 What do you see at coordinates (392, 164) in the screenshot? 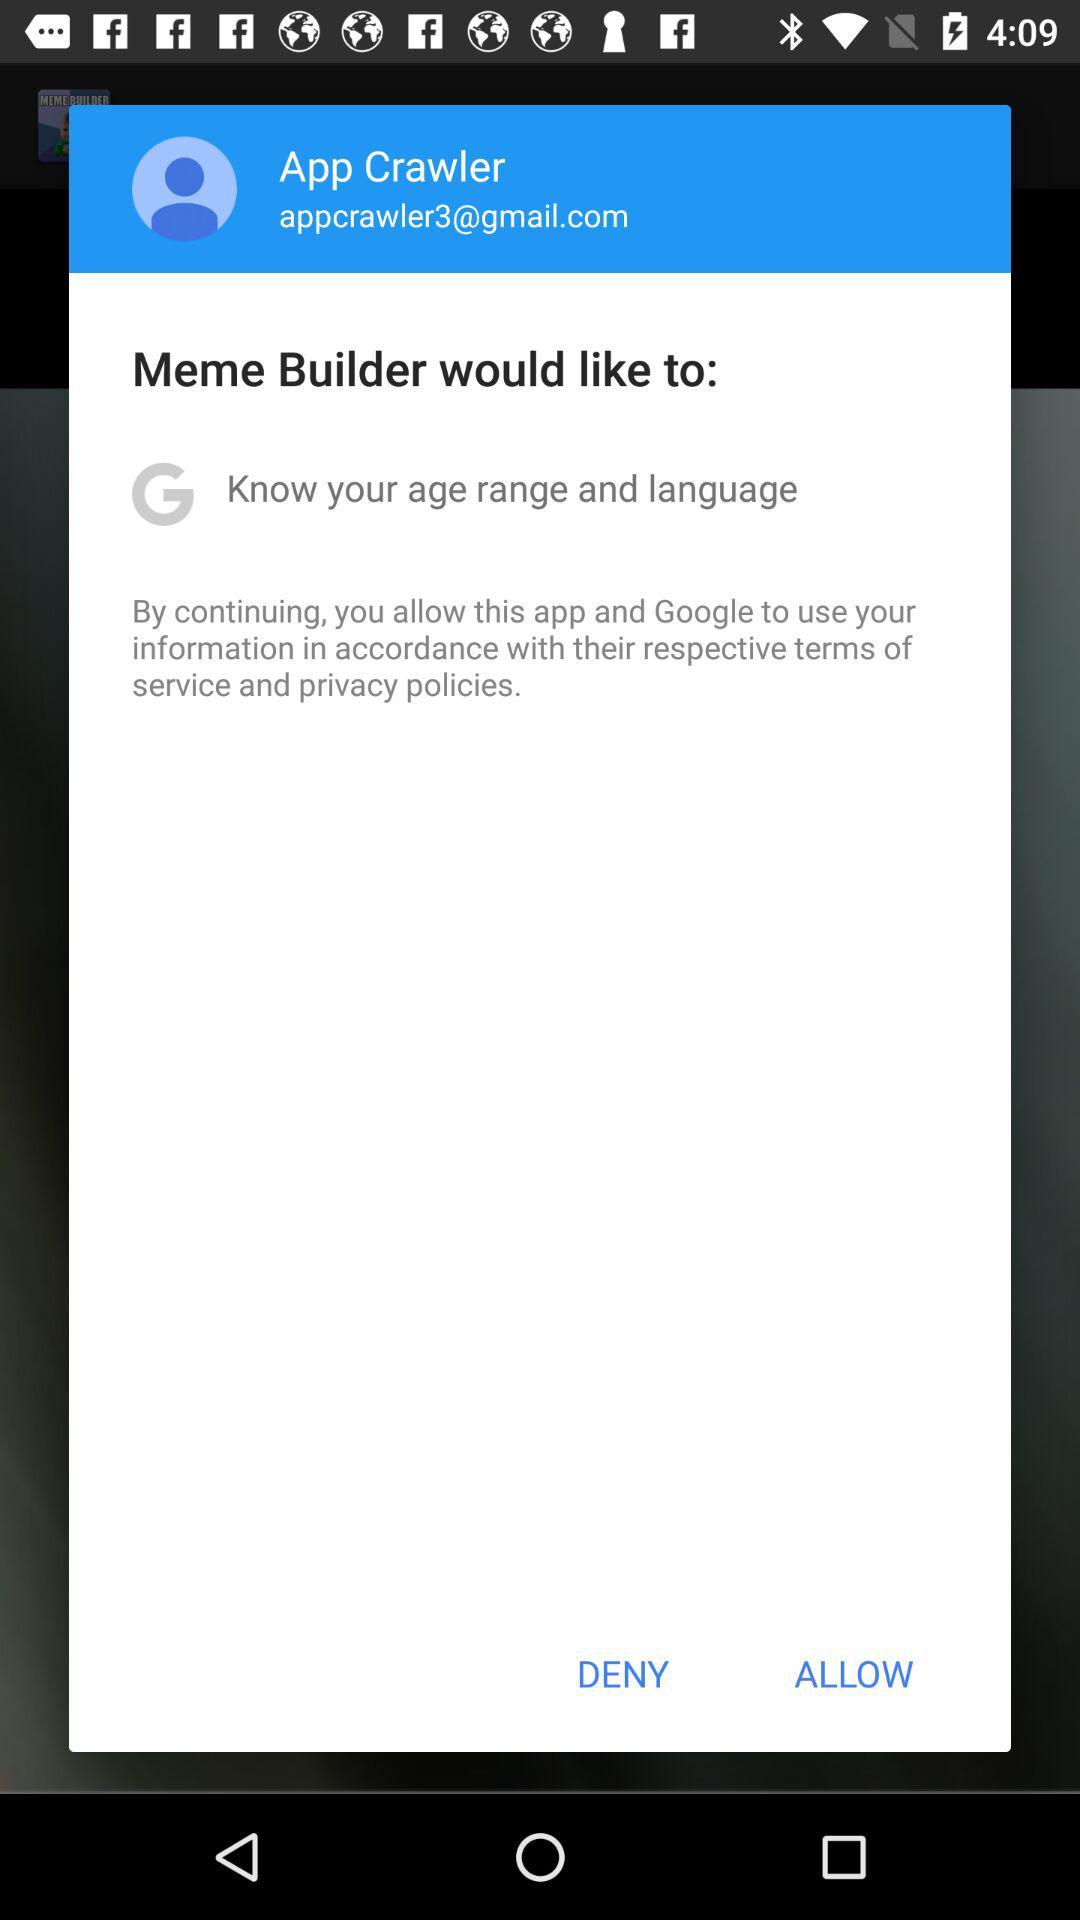
I see `the icon above the appcrawler3@gmail.com icon` at bounding box center [392, 164].